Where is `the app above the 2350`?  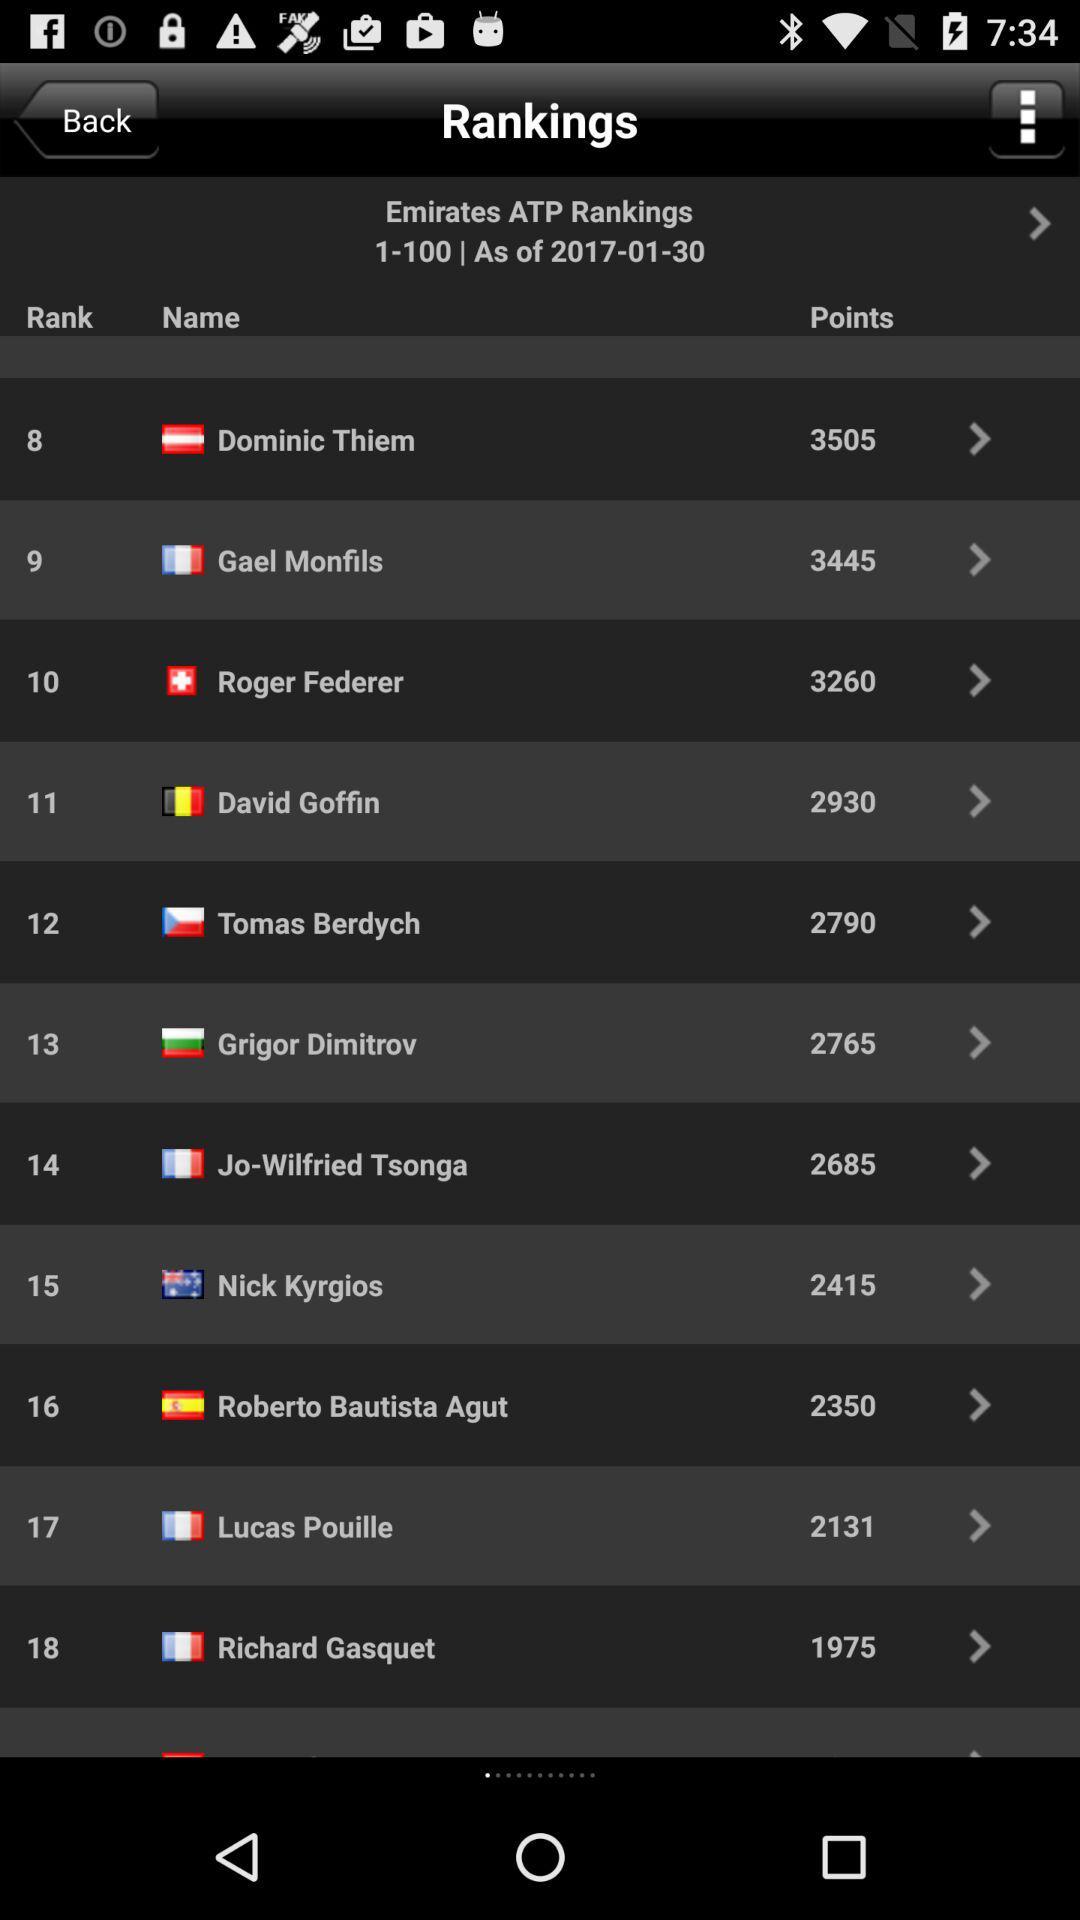 the app above the 2350 is located at coordinates (914, 1283).